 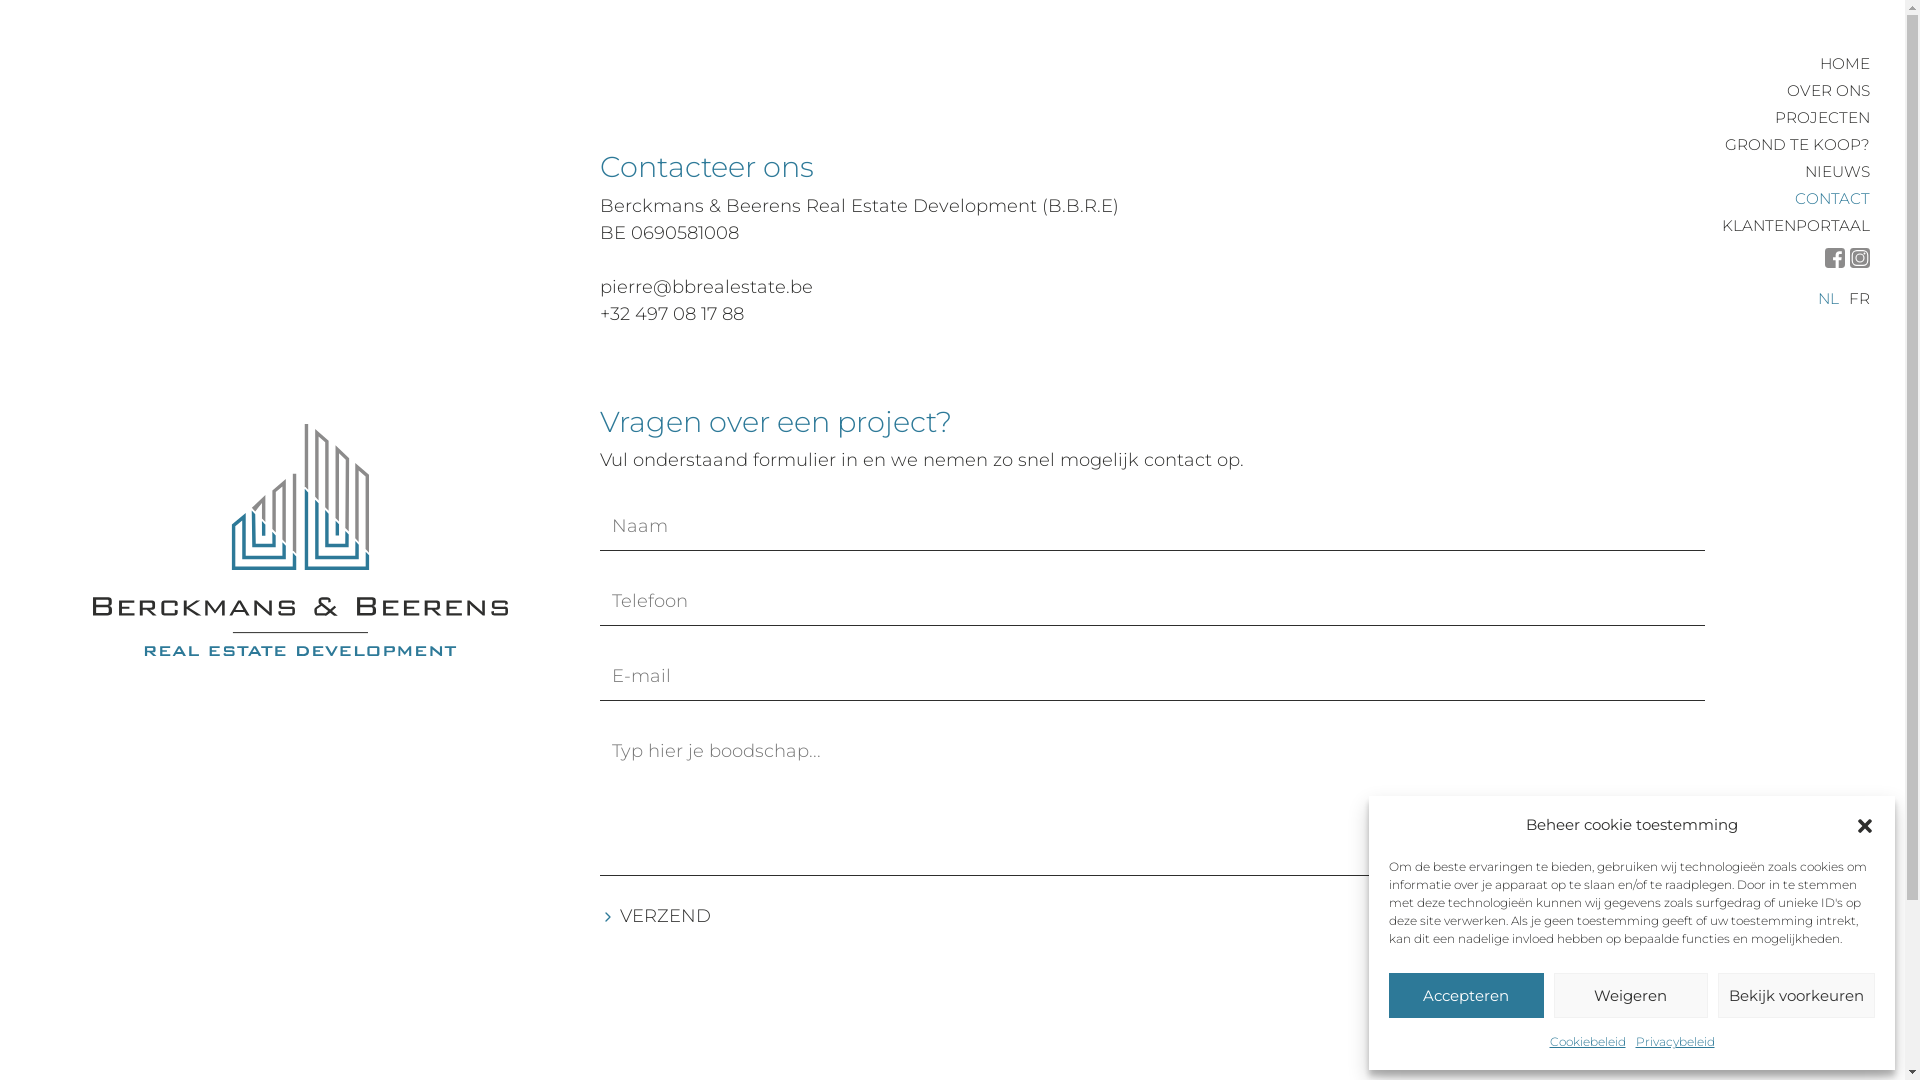 I want to click on 'Privacybeleid', so click(x=1636, y=1040).